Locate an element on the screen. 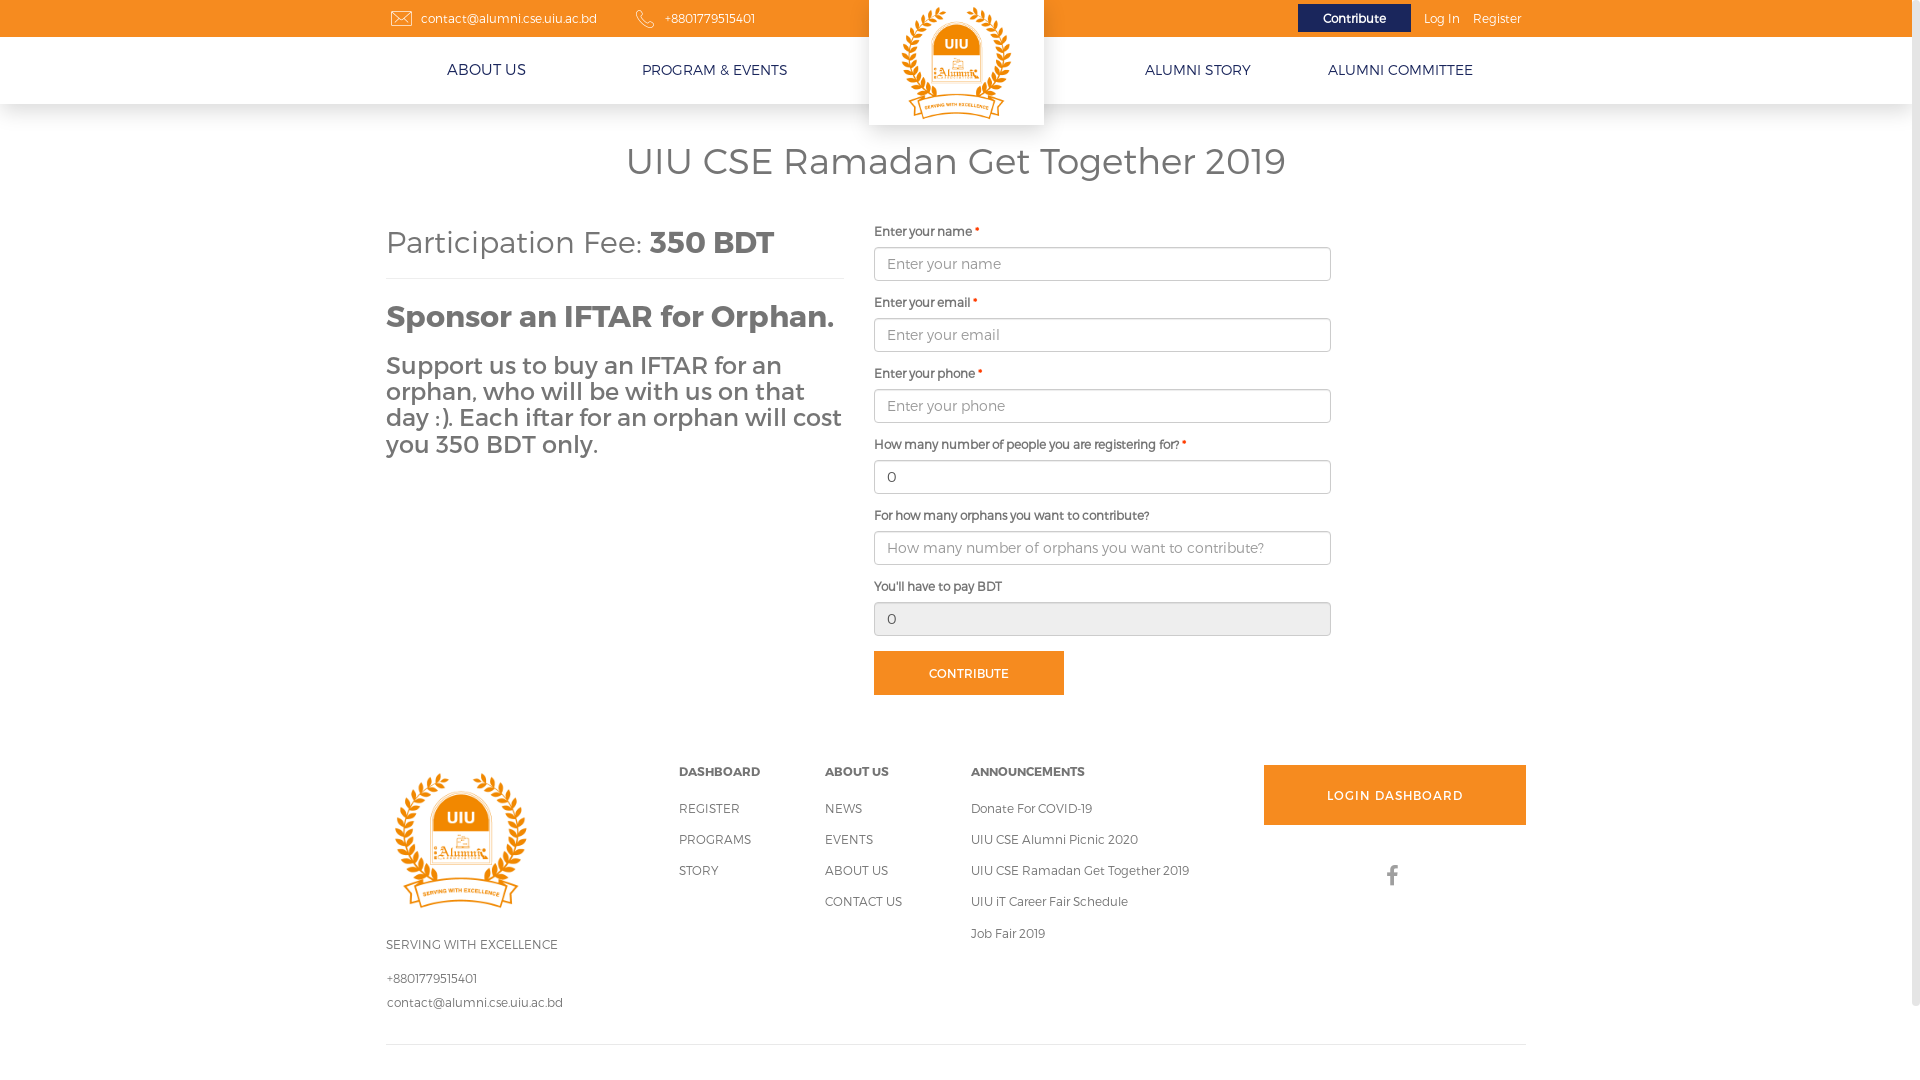  'PROGRAMS' is located at coordinates (677, 839).